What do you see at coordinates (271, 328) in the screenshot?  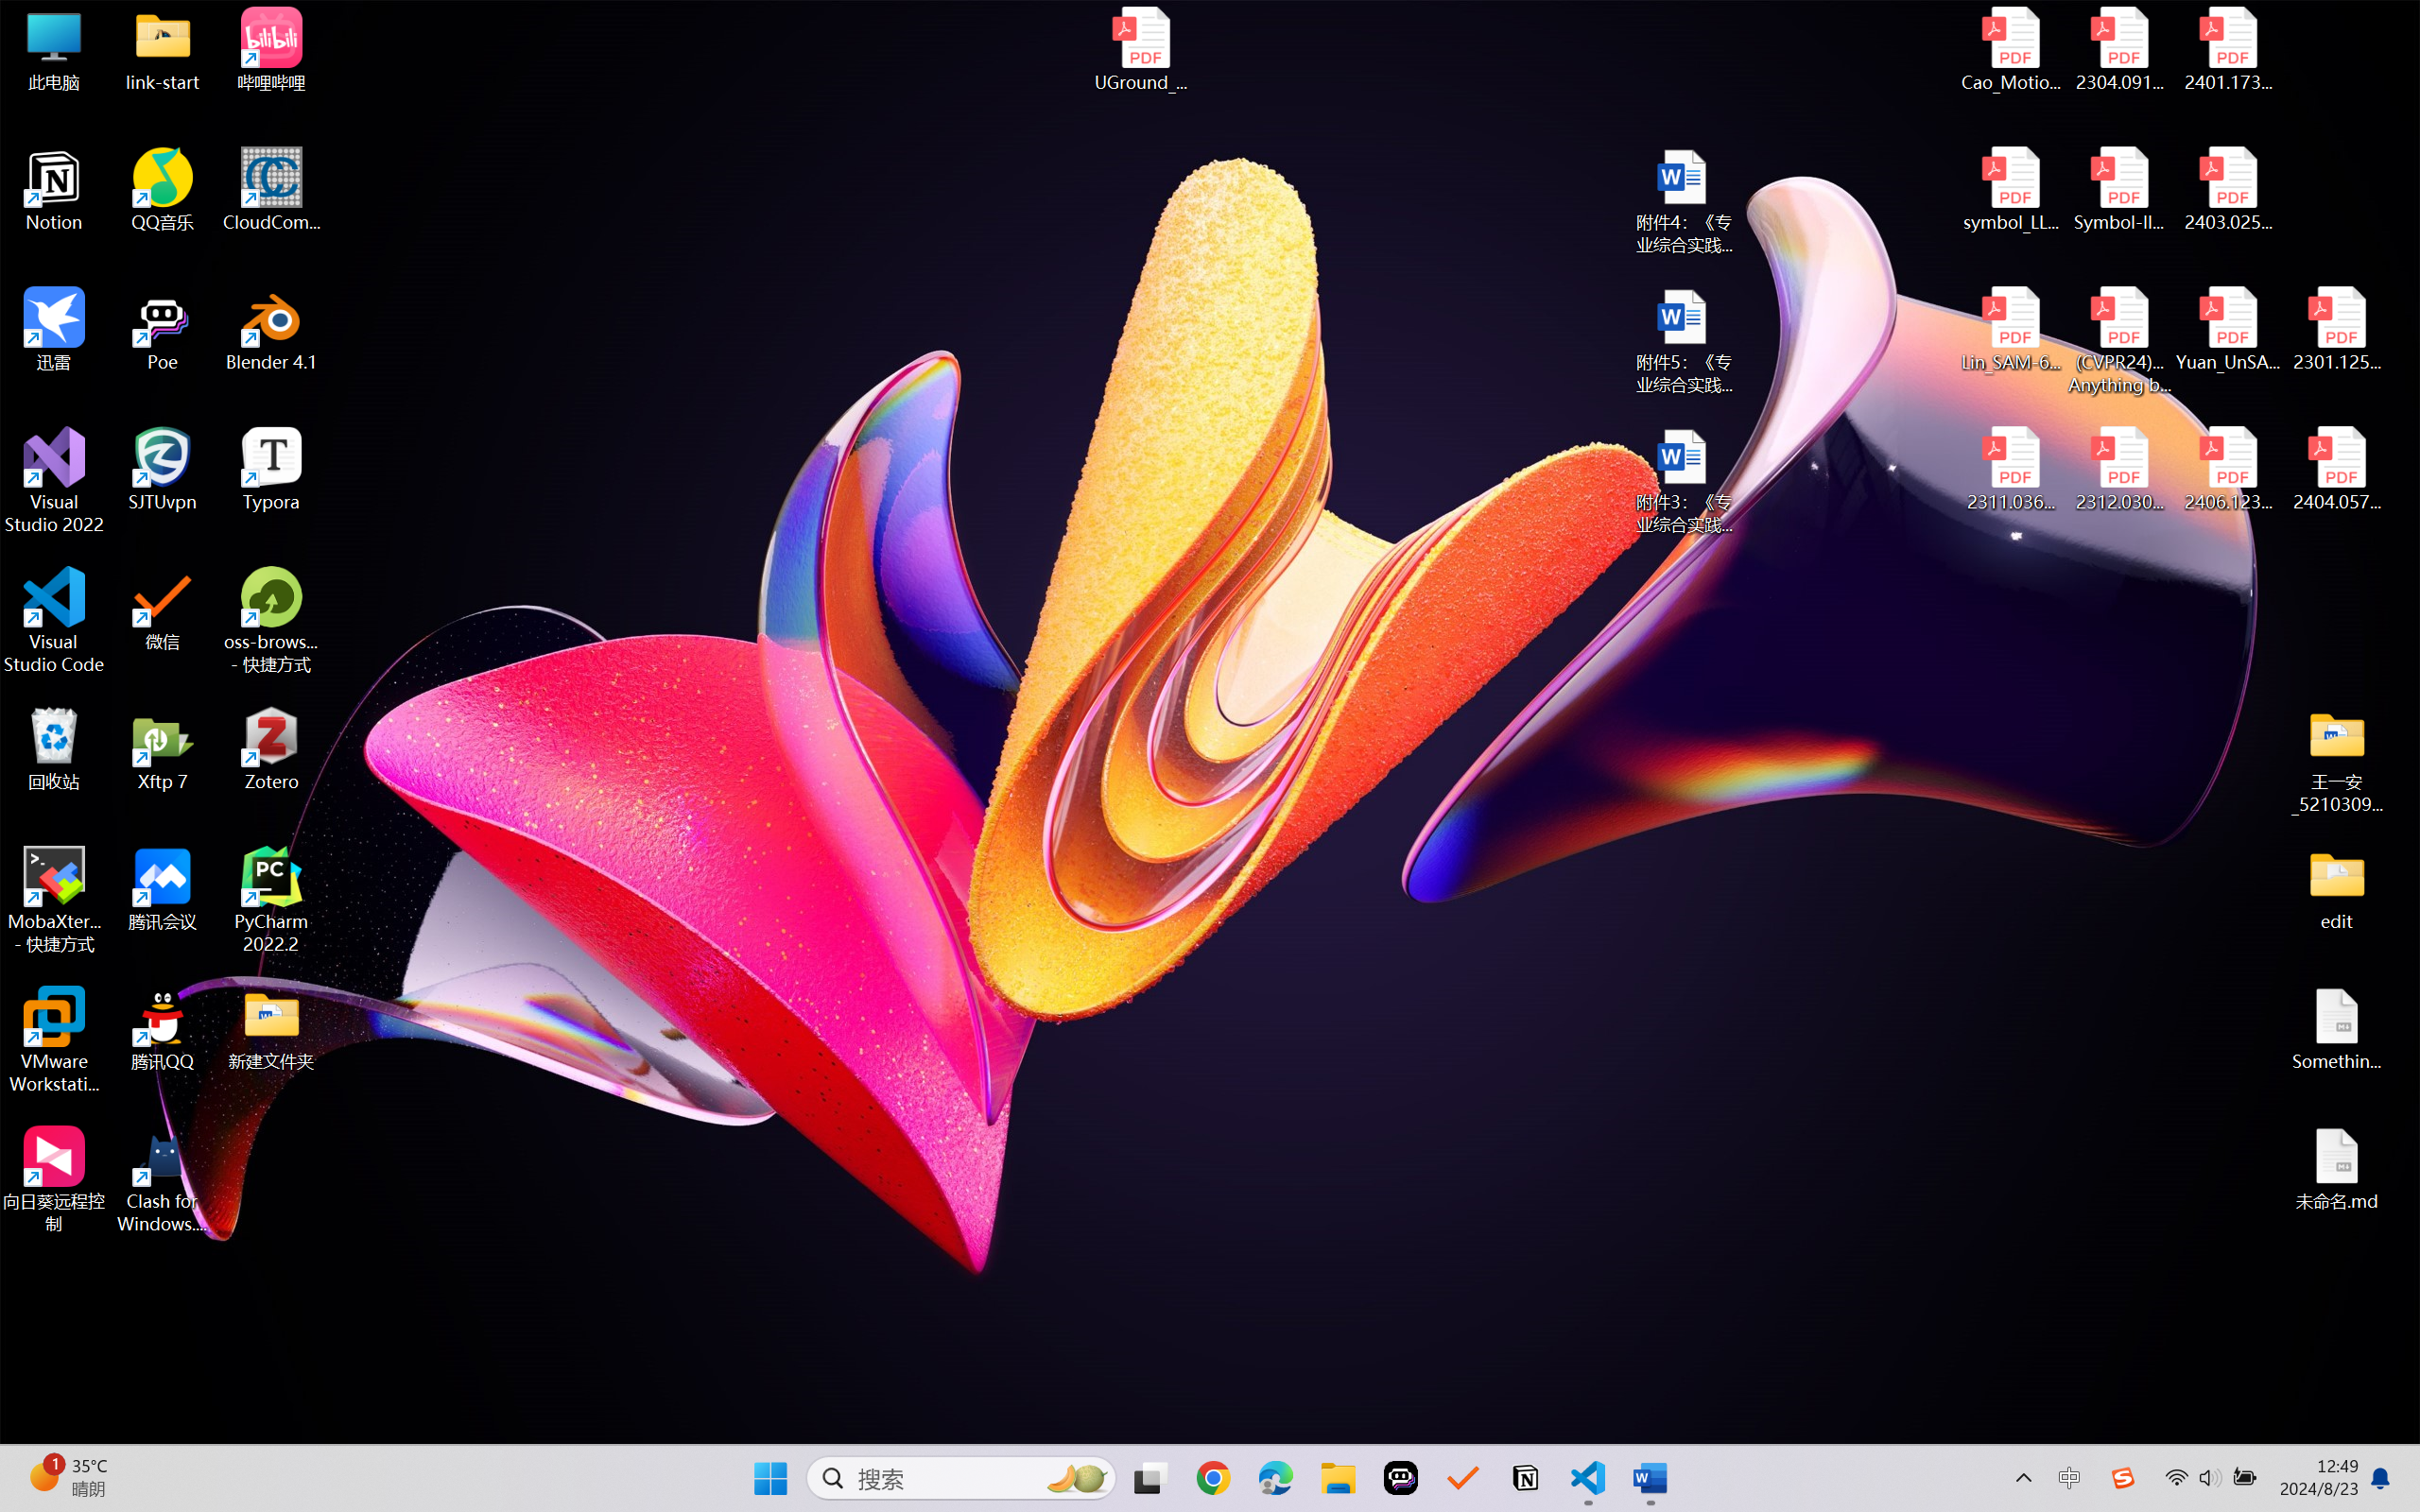 I see `'Blender 4.1'` at bounding box center [271, 328].